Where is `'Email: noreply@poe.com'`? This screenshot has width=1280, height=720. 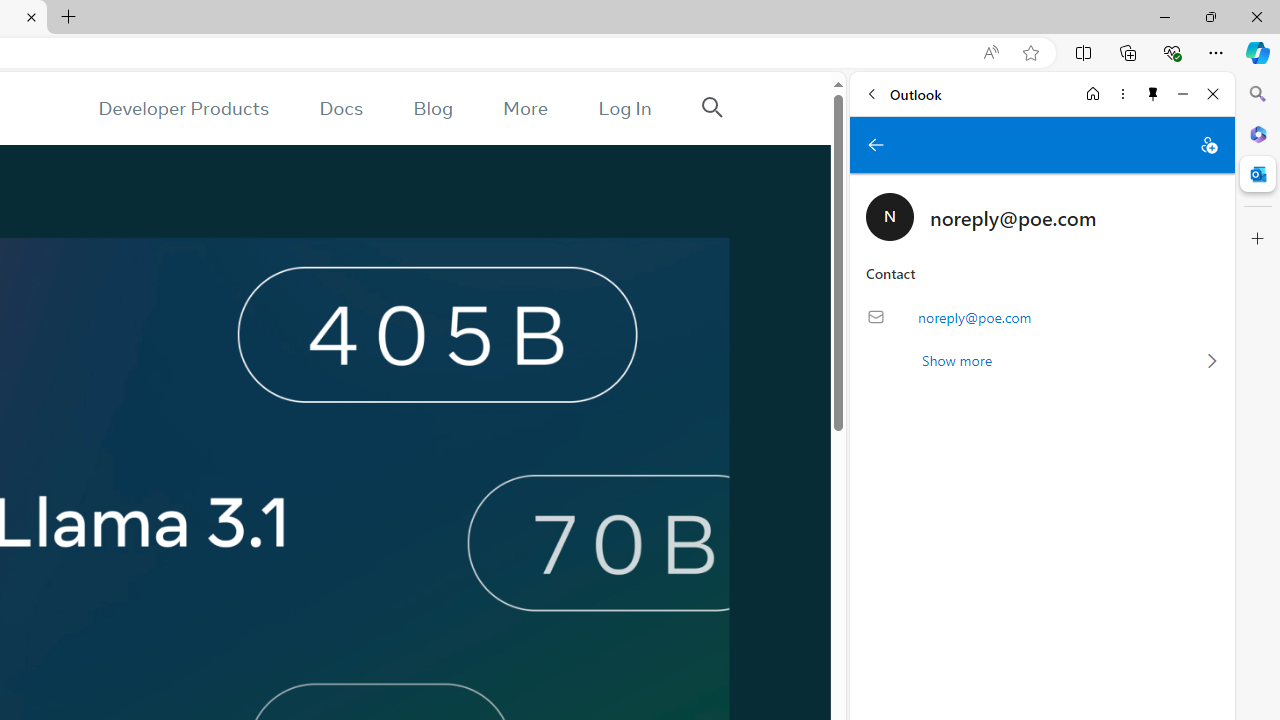 'Email: noreply@poe.com' is located at coordinates (1041, 316).